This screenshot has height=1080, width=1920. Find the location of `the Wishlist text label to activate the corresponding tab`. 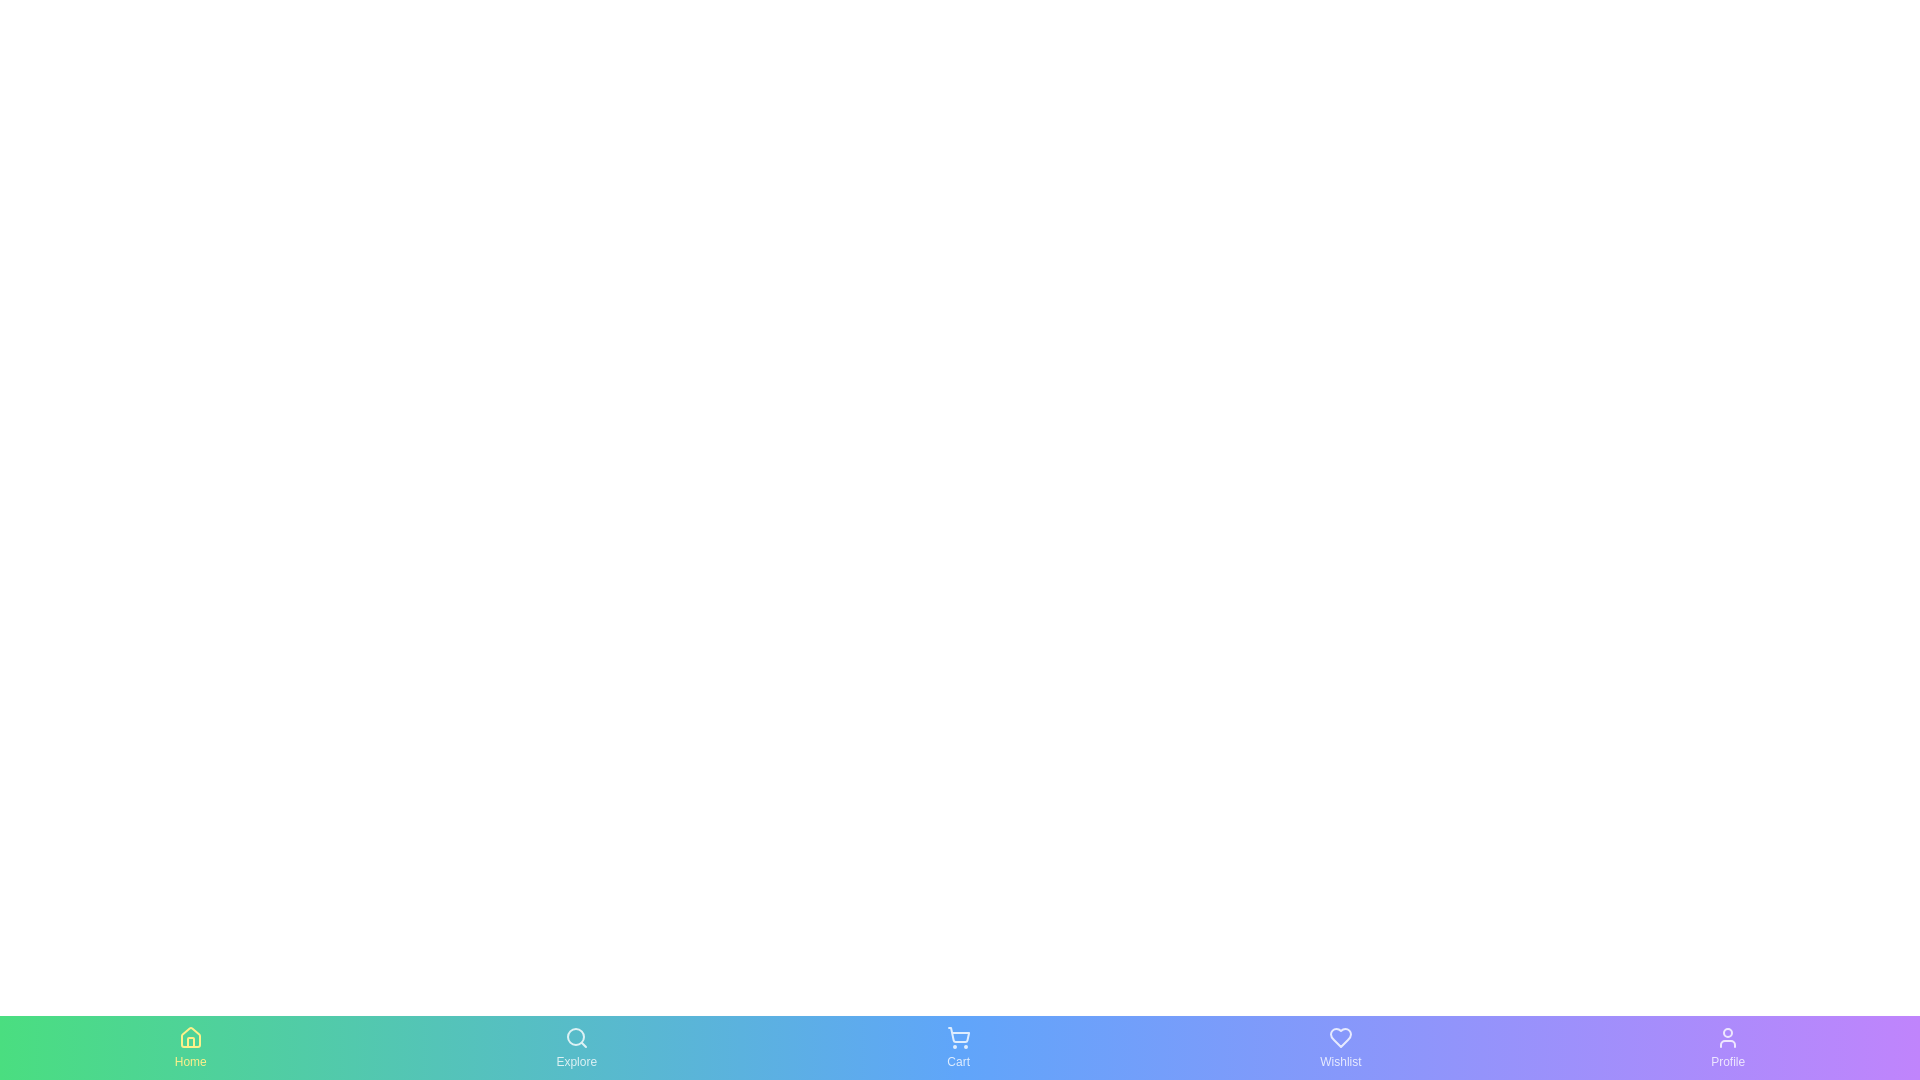

the Wishlist text label to activate the corresponding tab is located at coordinates (1340, 1060).